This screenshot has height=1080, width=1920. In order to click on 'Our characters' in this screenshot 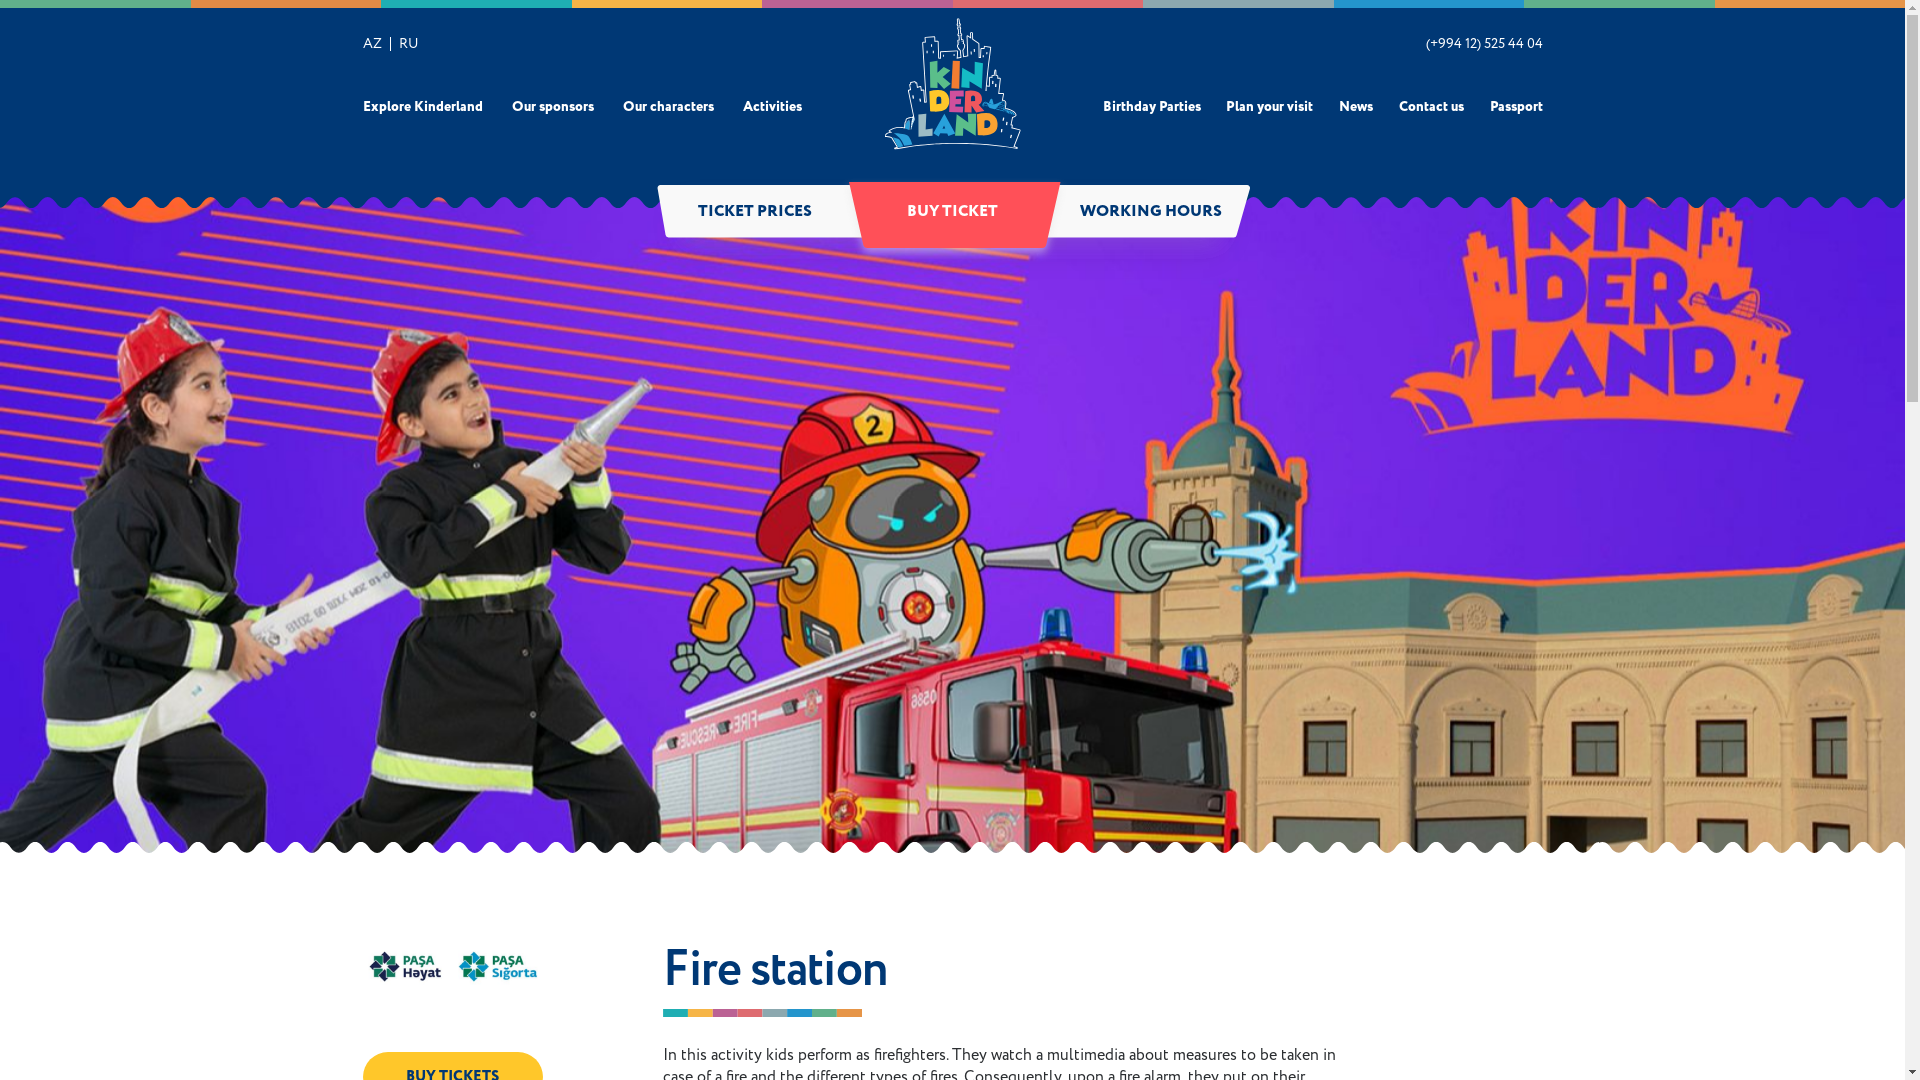, I will do `click(668, 107)`.